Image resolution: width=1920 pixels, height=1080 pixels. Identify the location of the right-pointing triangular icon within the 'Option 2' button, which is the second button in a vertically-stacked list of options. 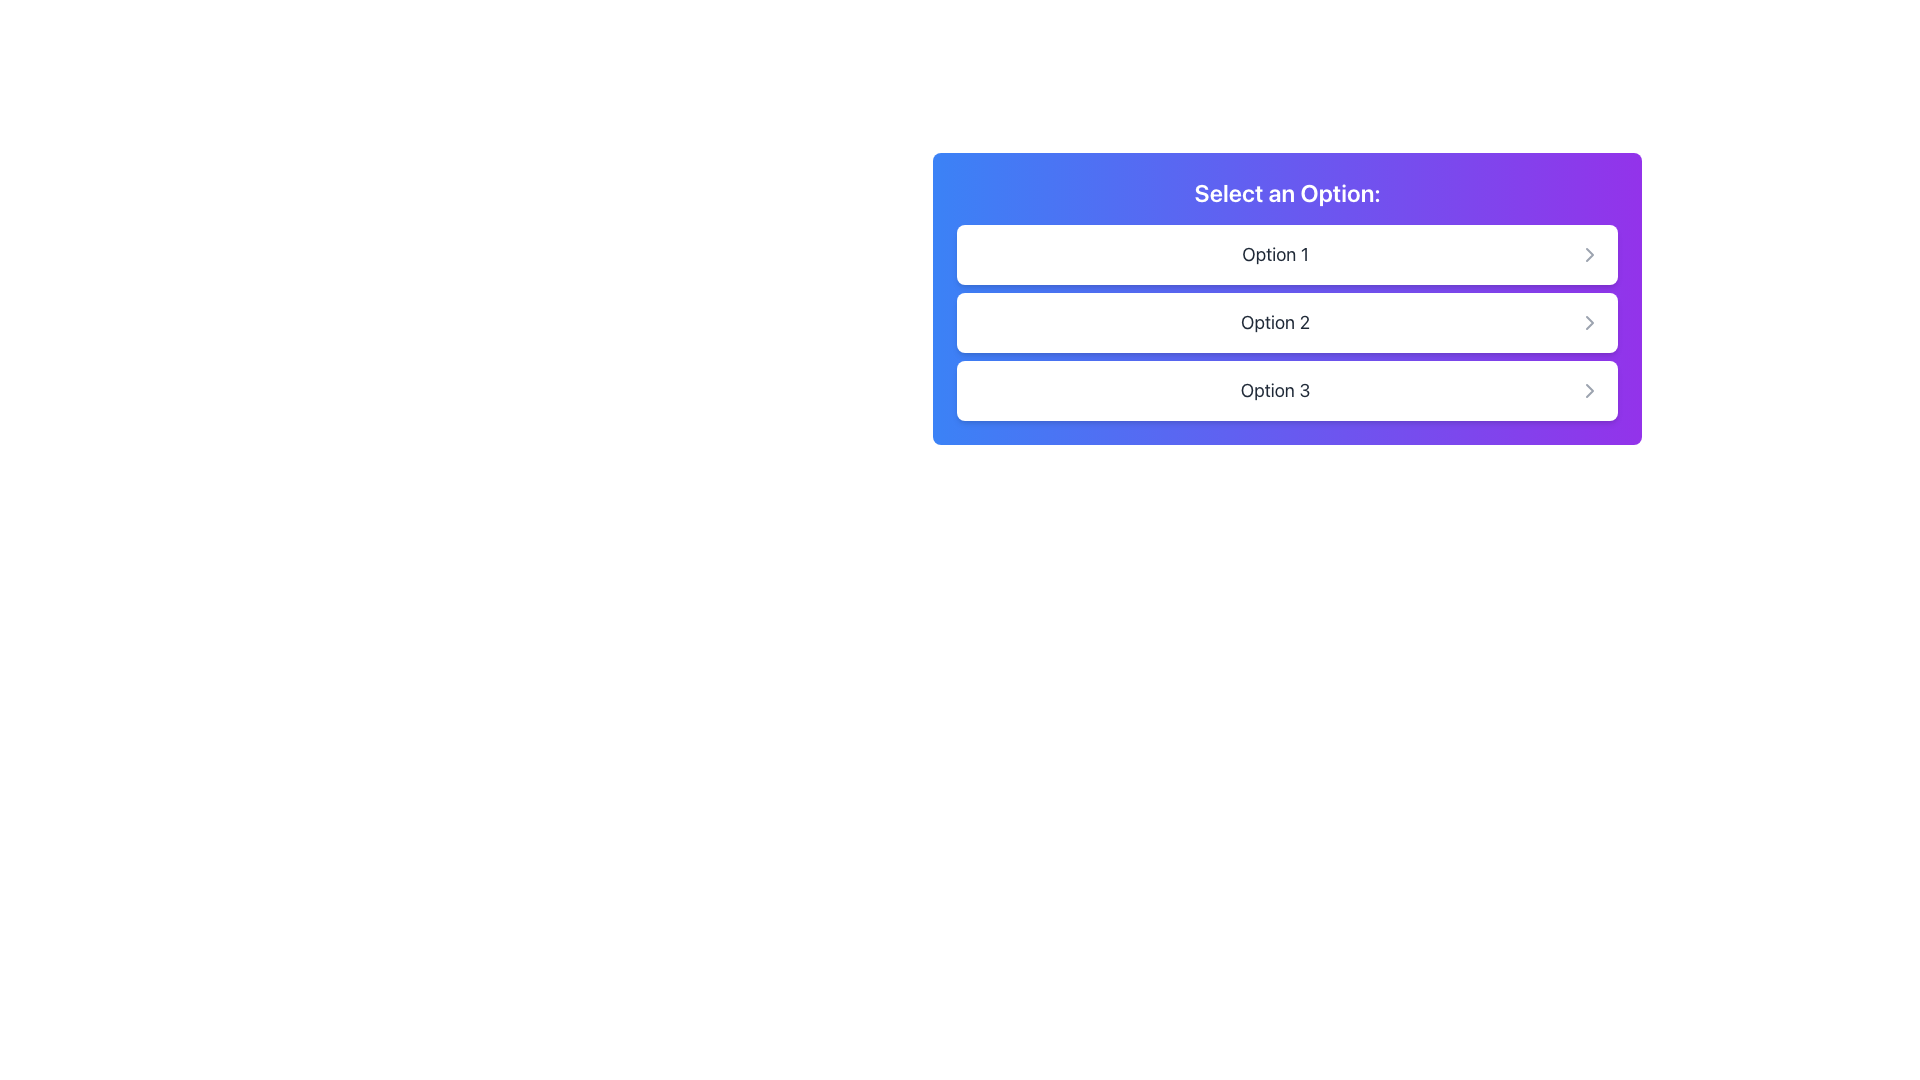
(1588, 322).